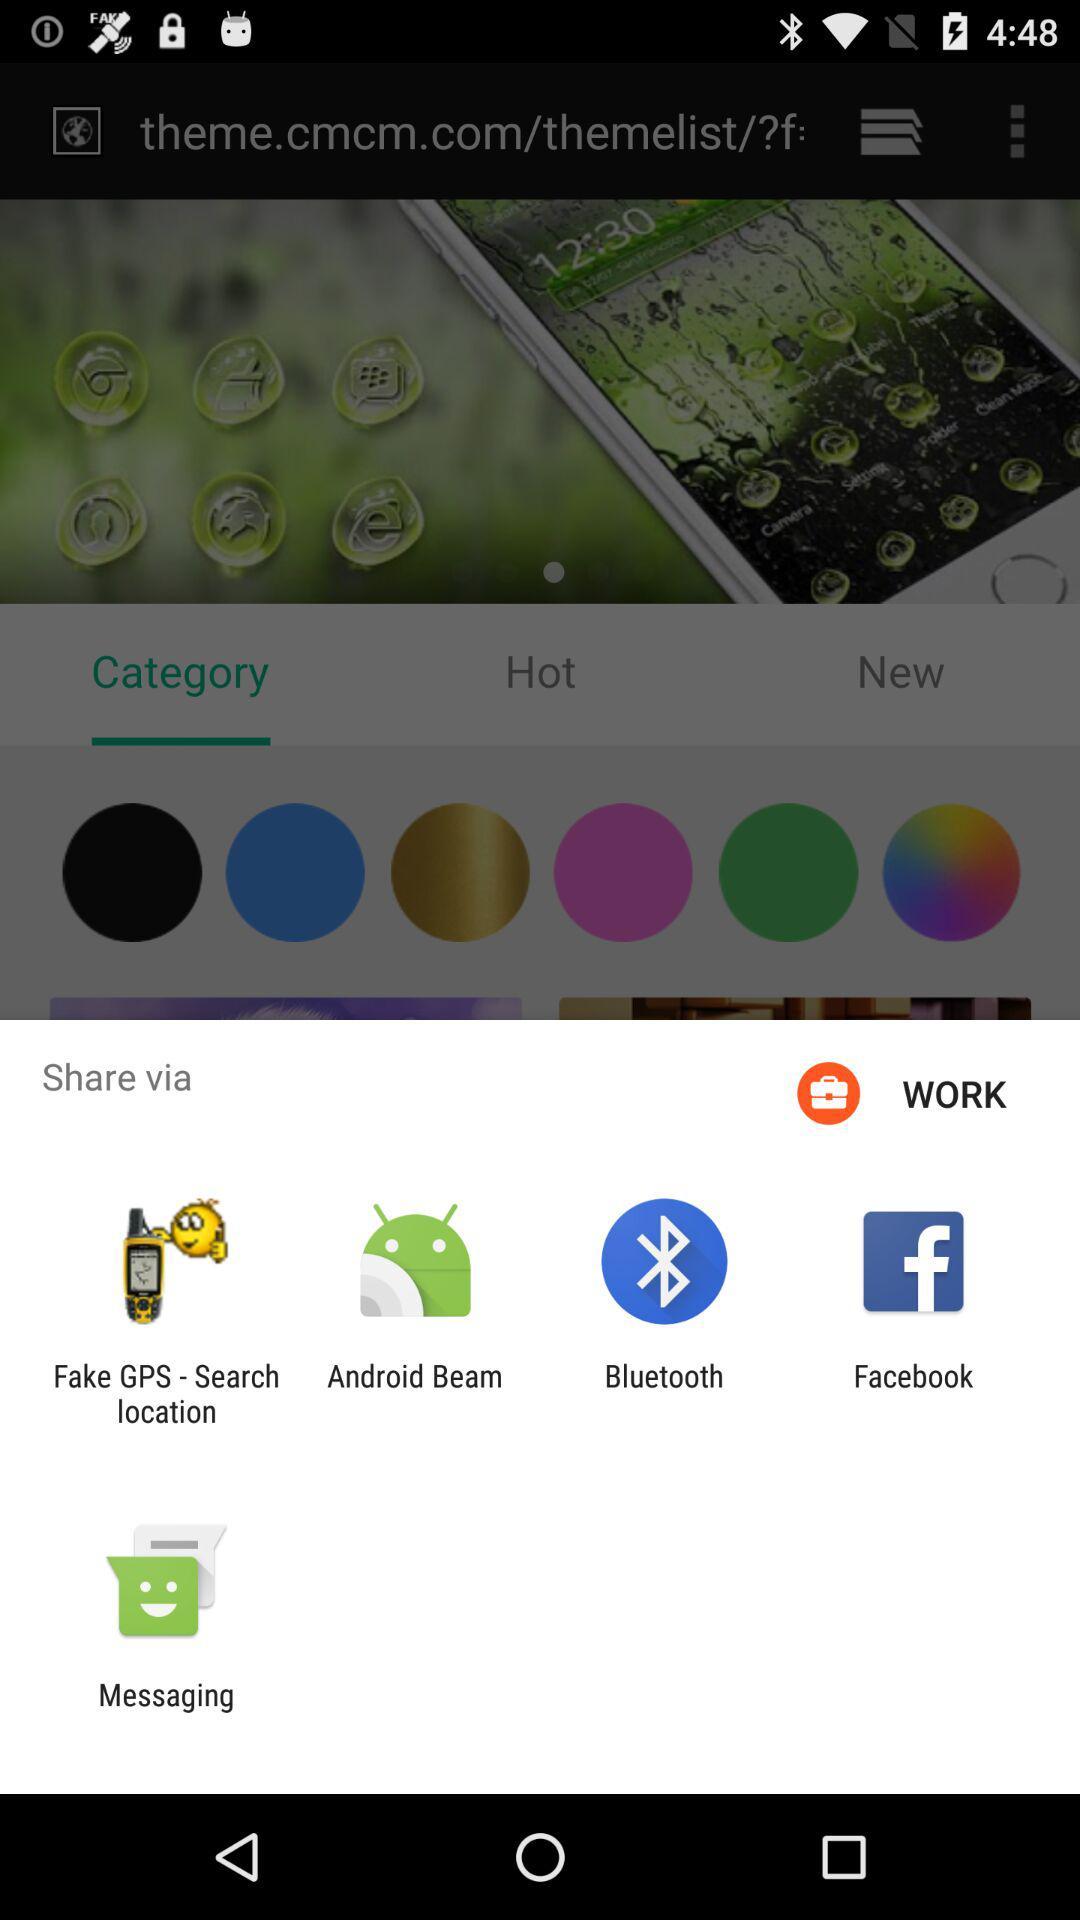  I want to click on the facebook item, so click(913, 1392).